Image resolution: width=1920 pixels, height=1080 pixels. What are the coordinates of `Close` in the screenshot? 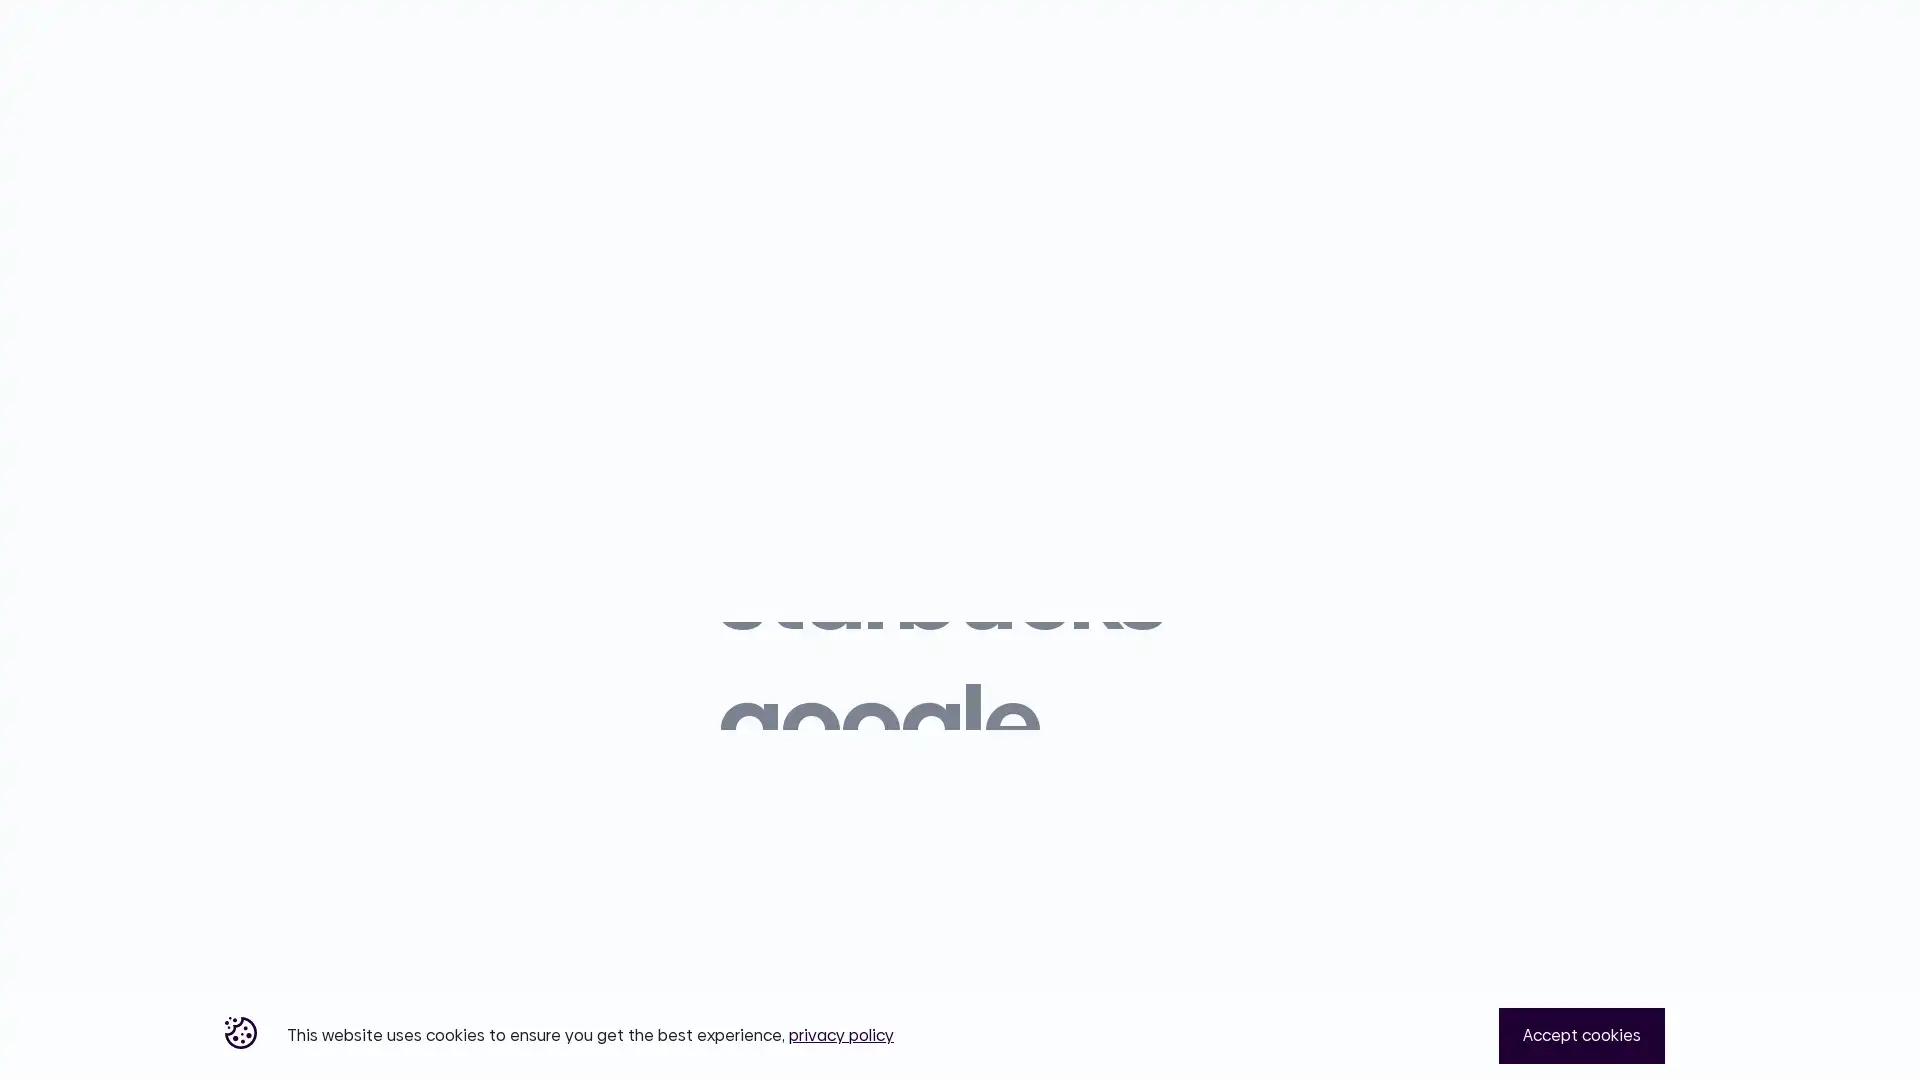 It's located at (1679, 1036).